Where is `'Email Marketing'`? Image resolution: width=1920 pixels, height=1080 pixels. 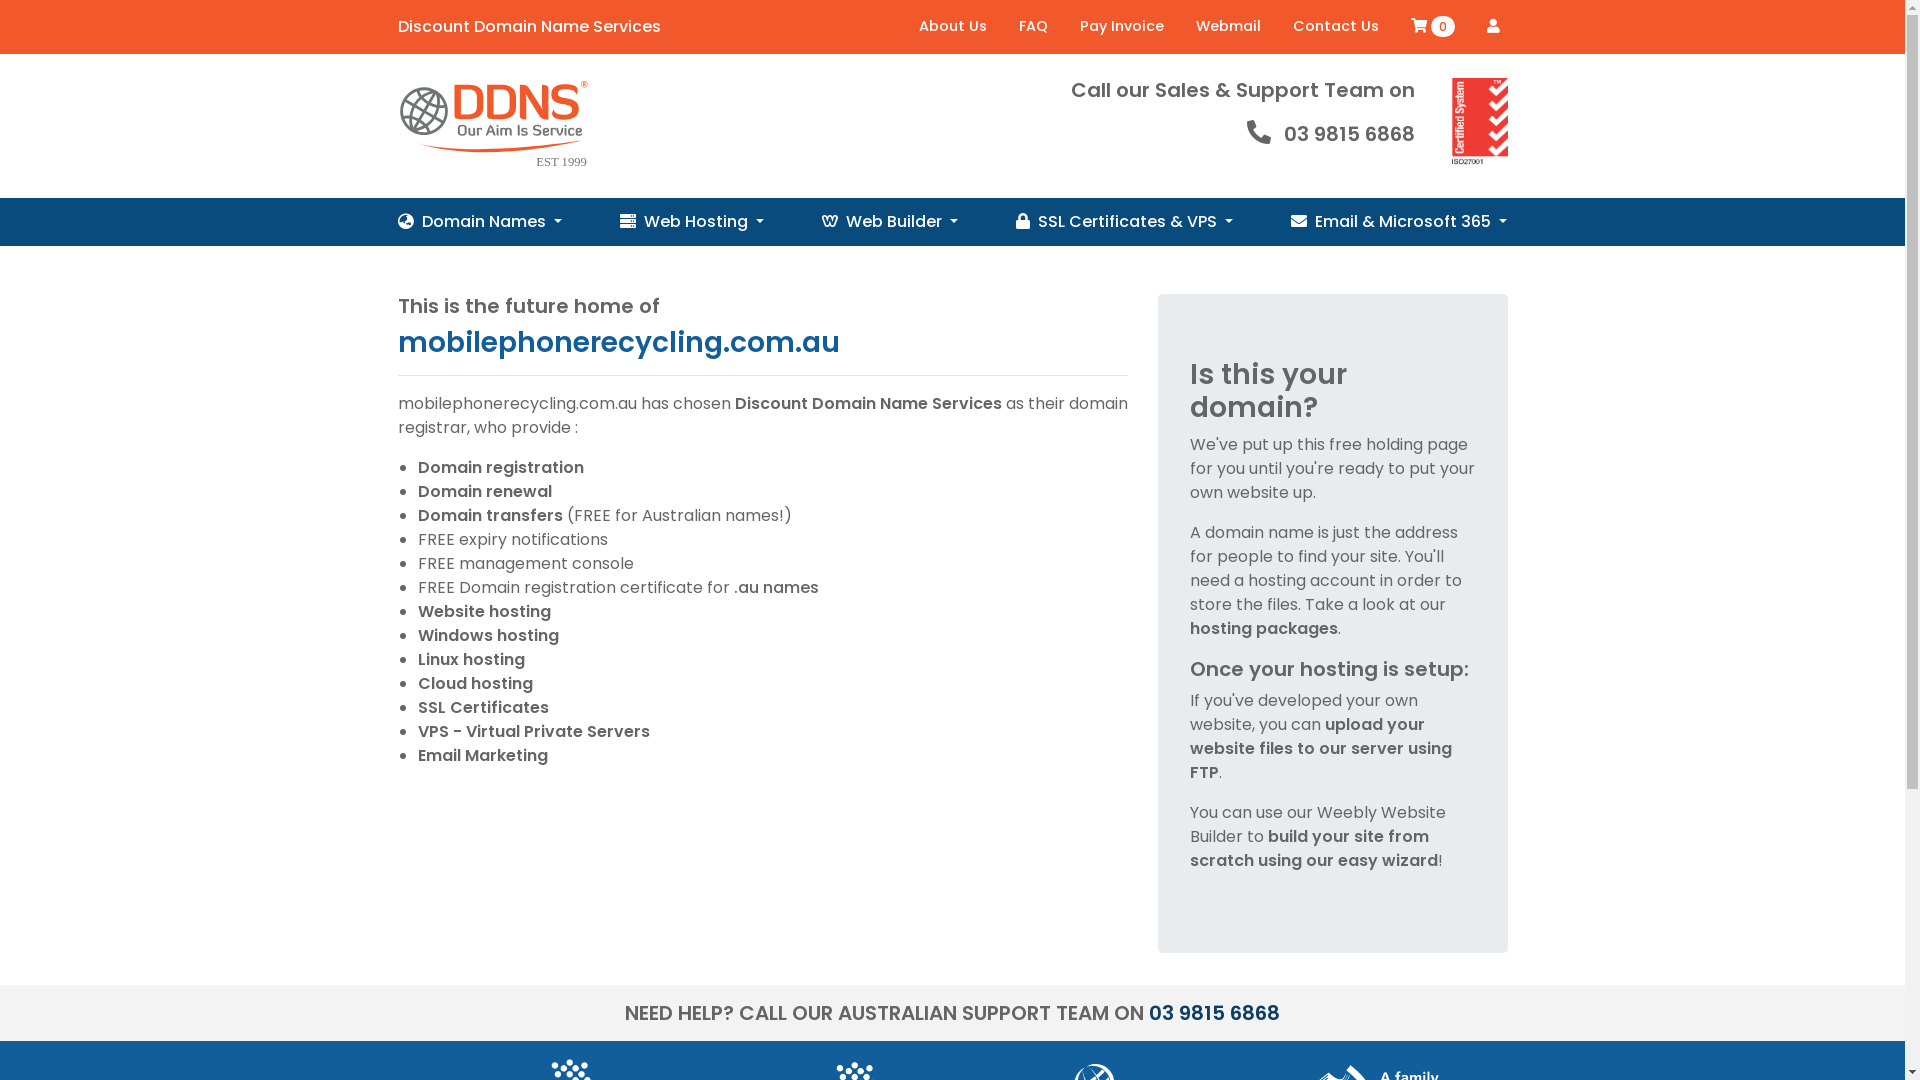 'Email Marketing' is located at coordinates (483, 755).